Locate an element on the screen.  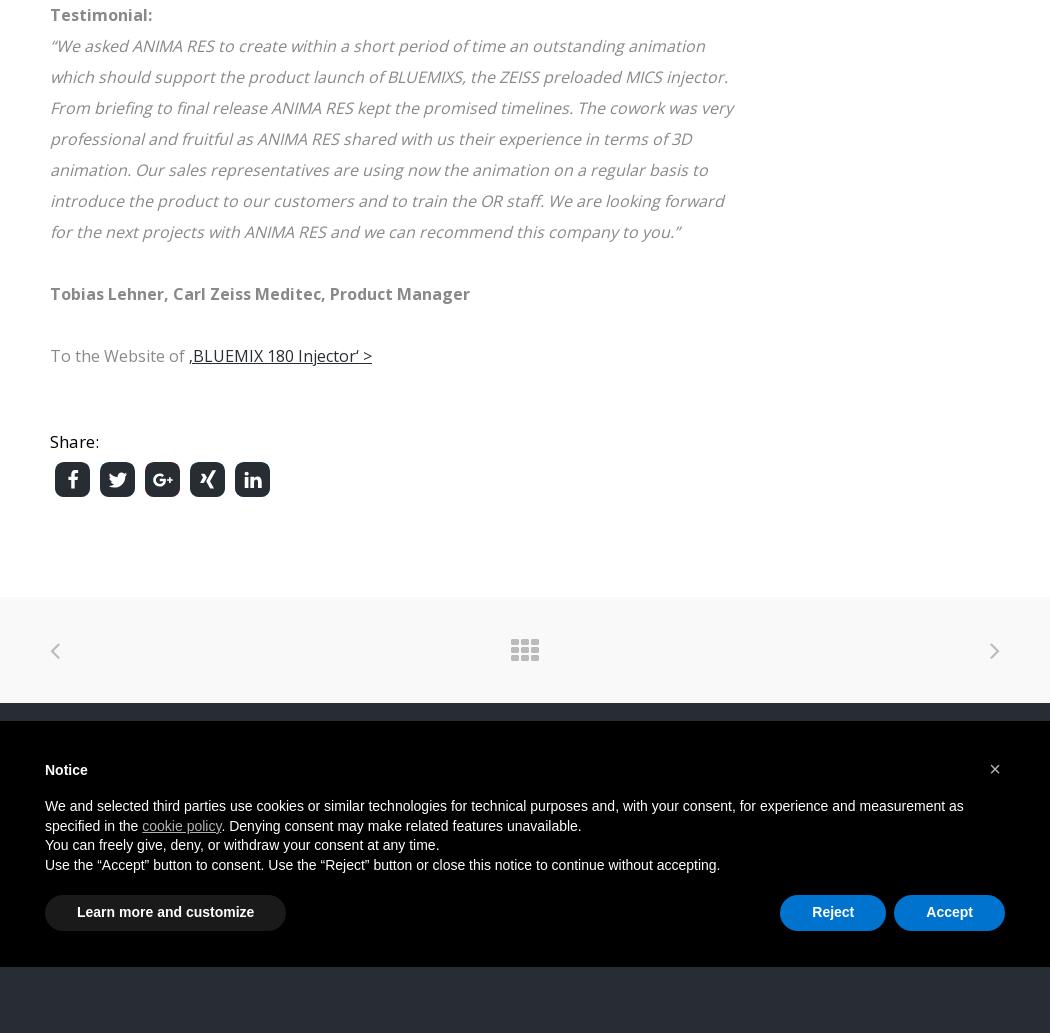
'. Denying consent may make related features unavailable.' is located at coordinates (220, 824).